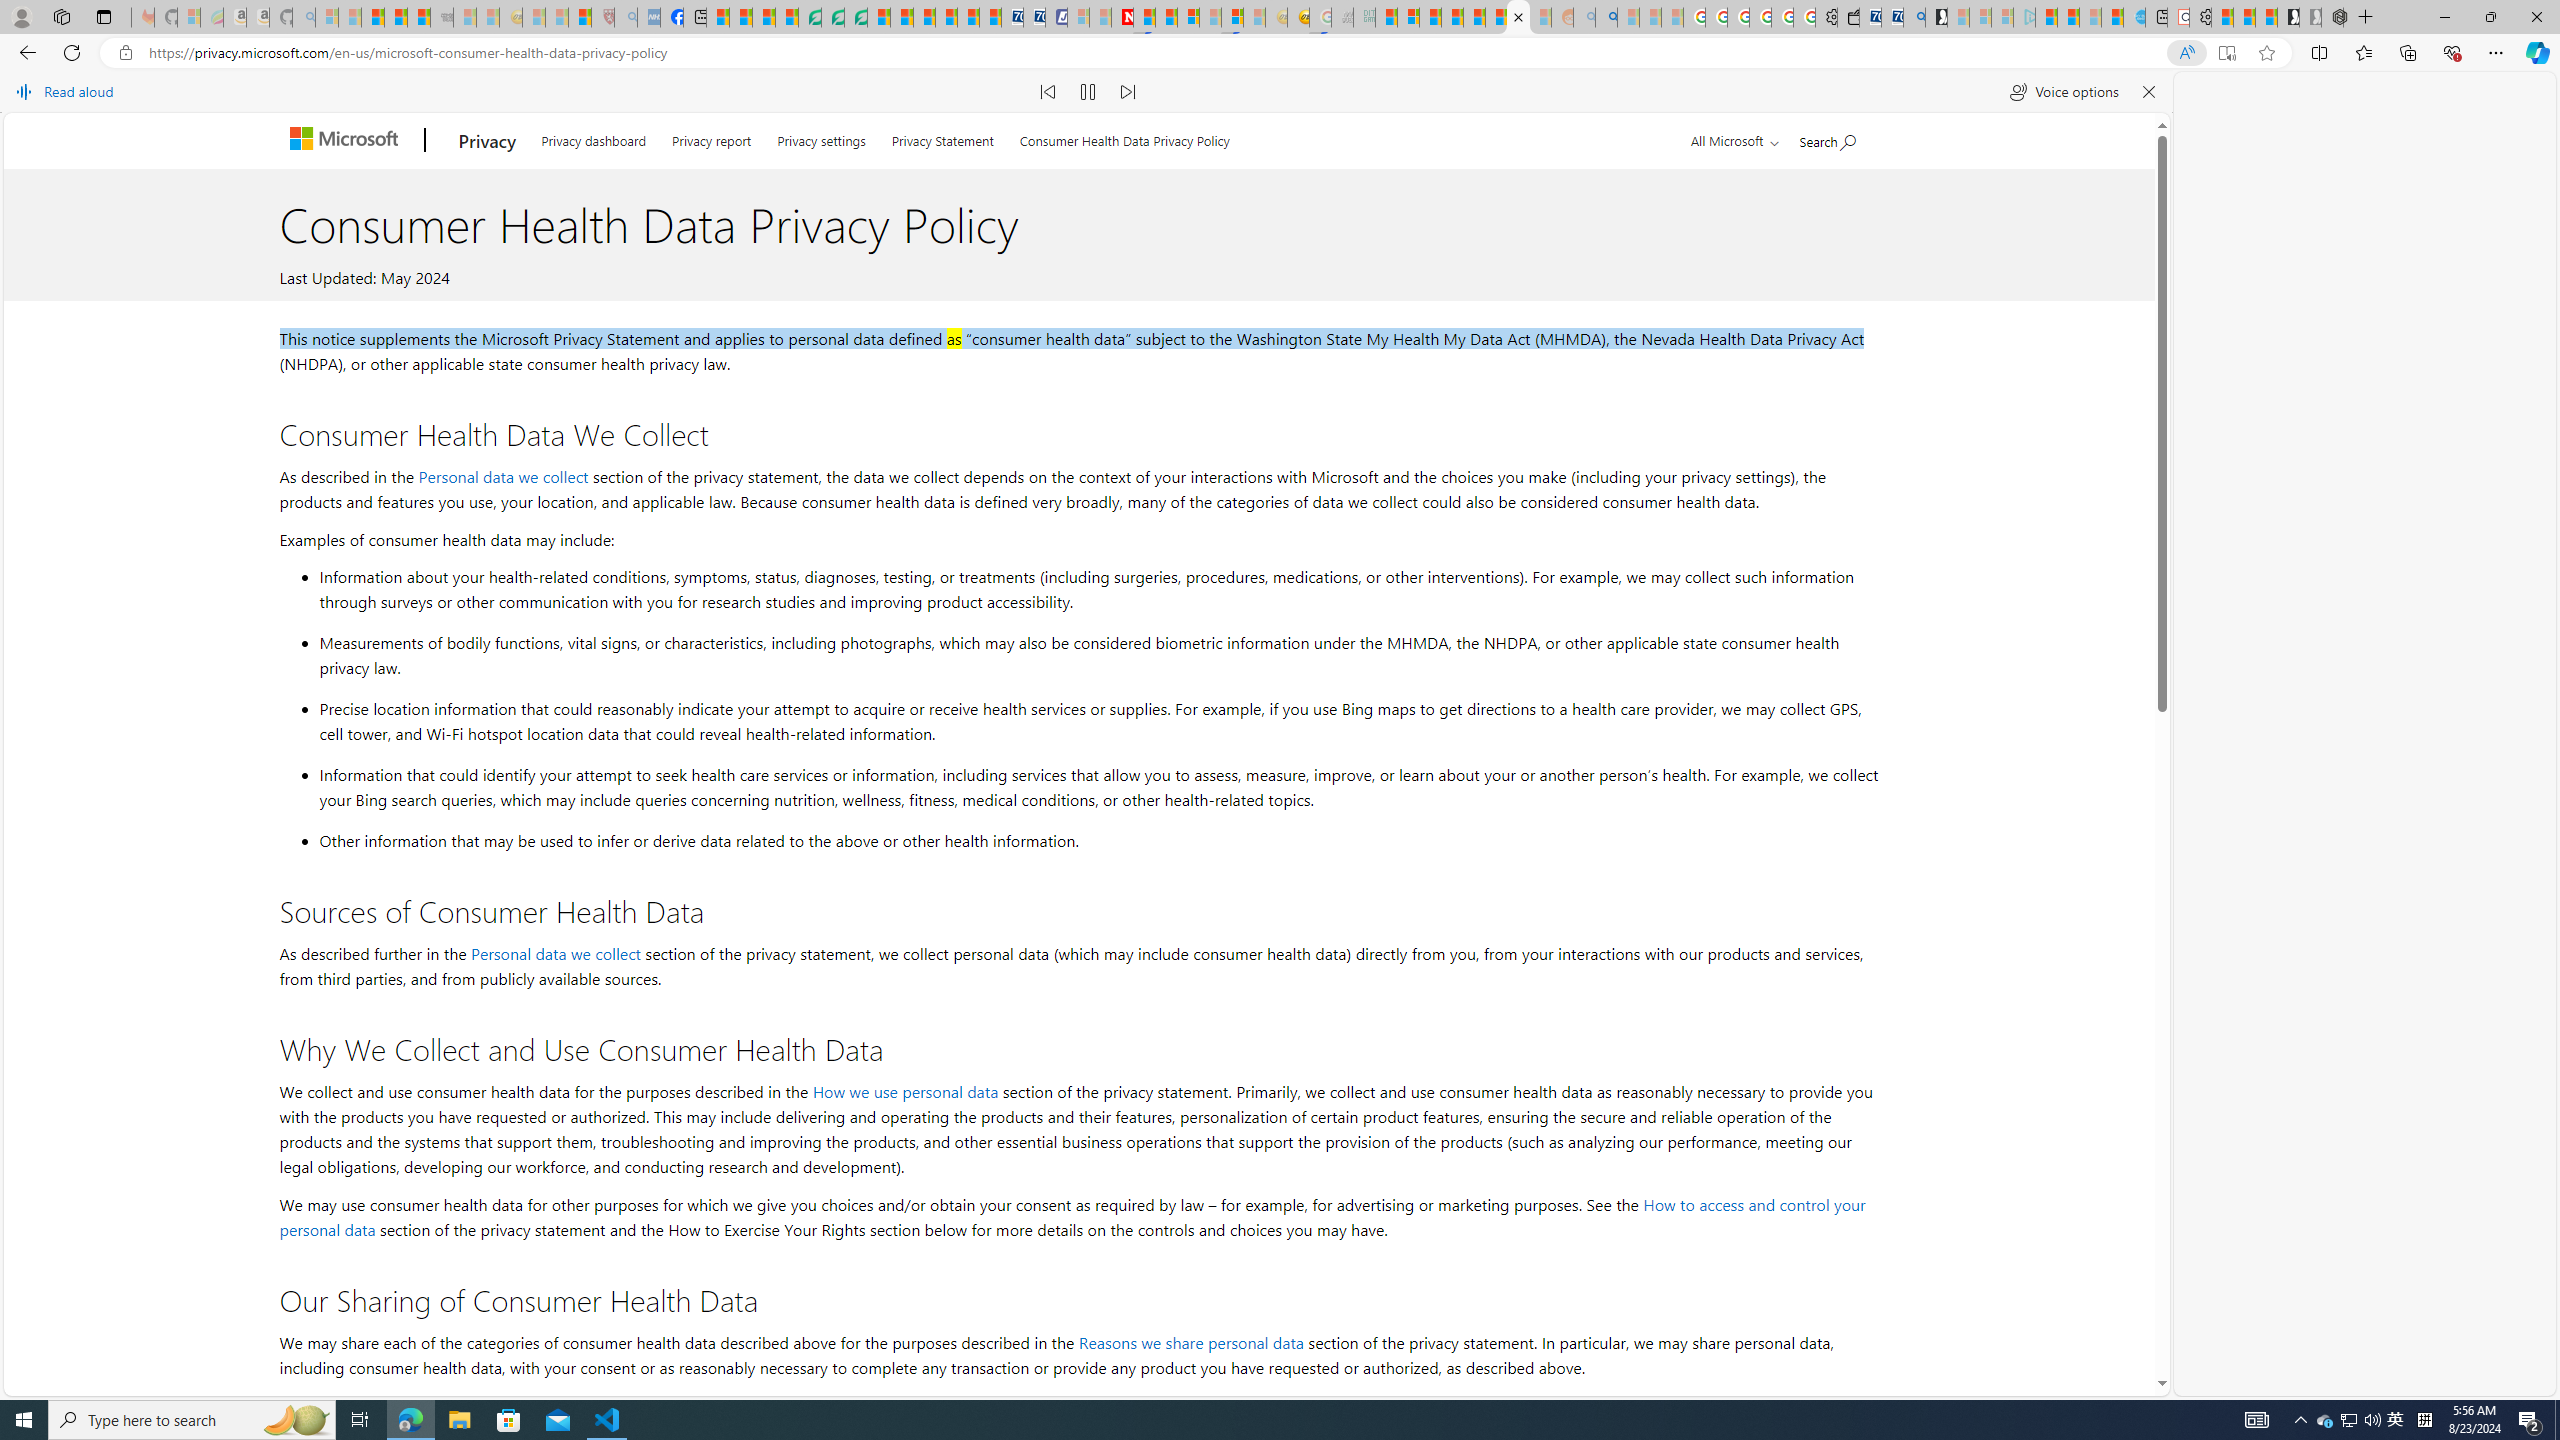  I want to click on 'The Weather Channel - MSN', so click(372, 16).